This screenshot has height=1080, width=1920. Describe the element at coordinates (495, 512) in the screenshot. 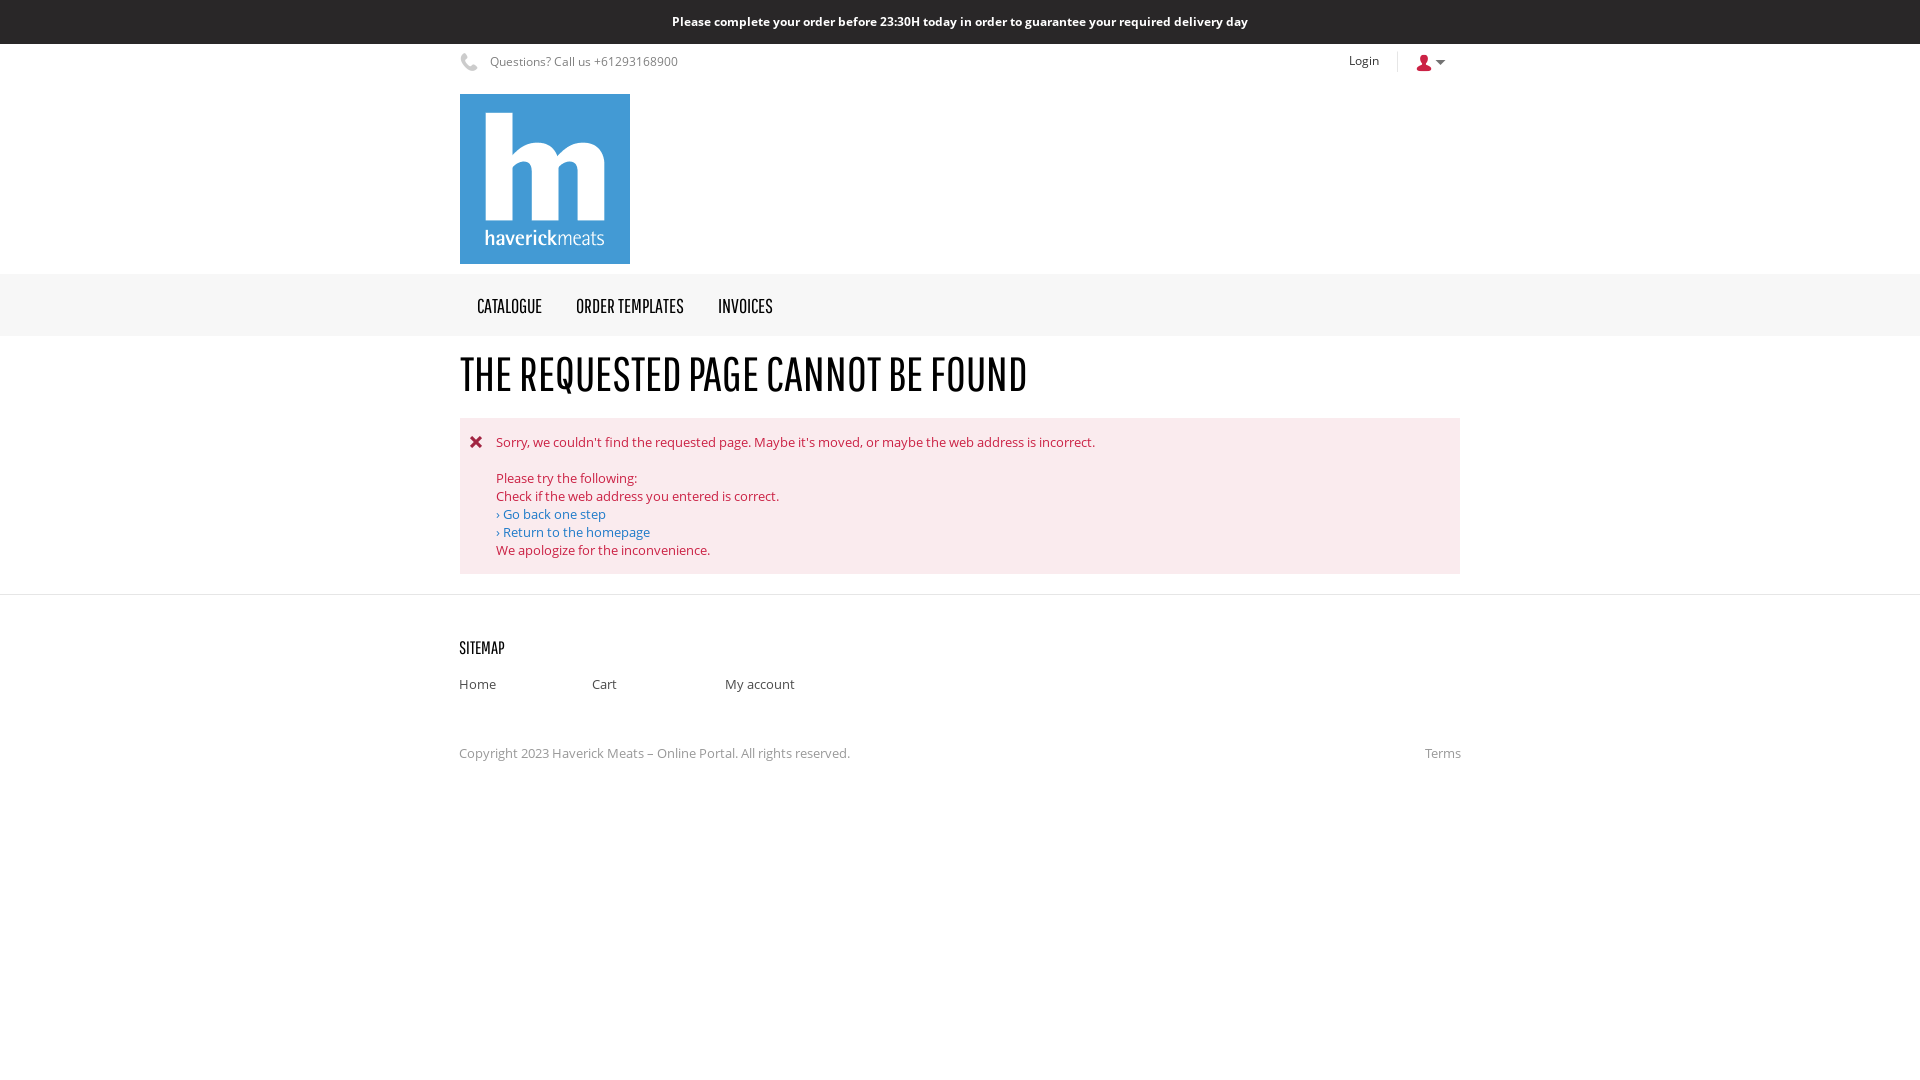

I see `'Go back one step'` at that location.